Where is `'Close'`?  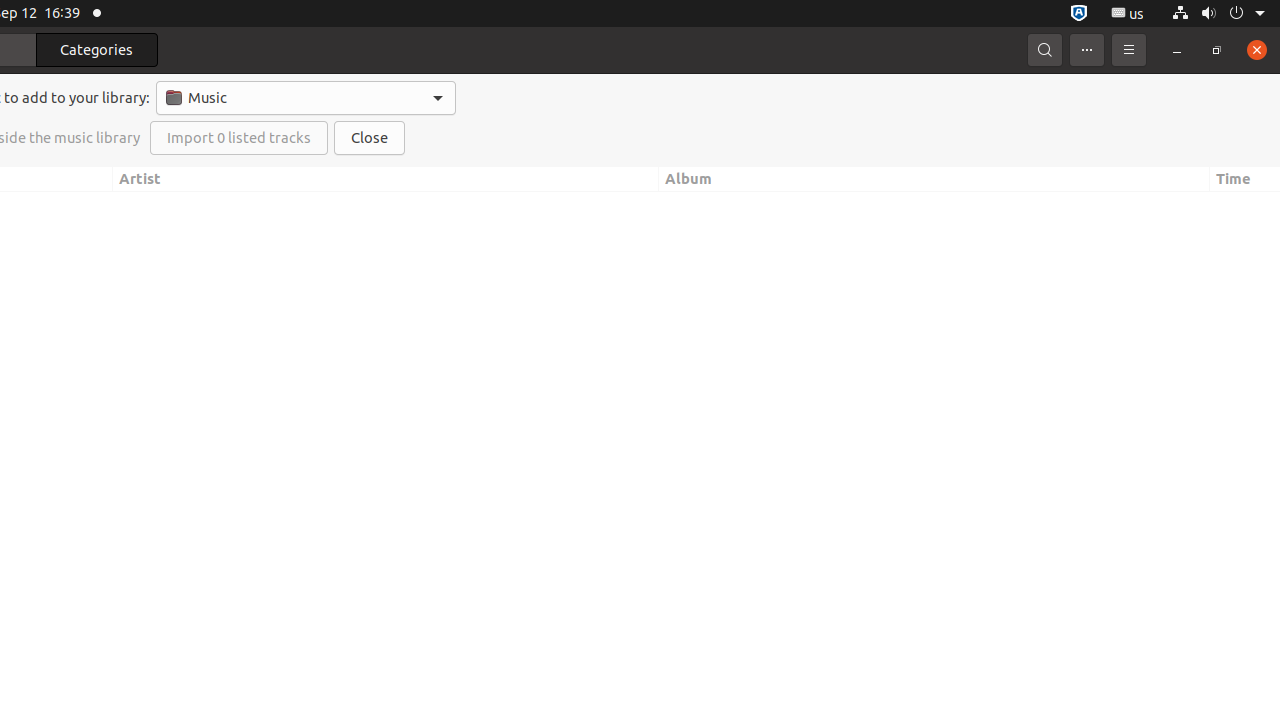
'Close' is located at coordinates (369, 137).